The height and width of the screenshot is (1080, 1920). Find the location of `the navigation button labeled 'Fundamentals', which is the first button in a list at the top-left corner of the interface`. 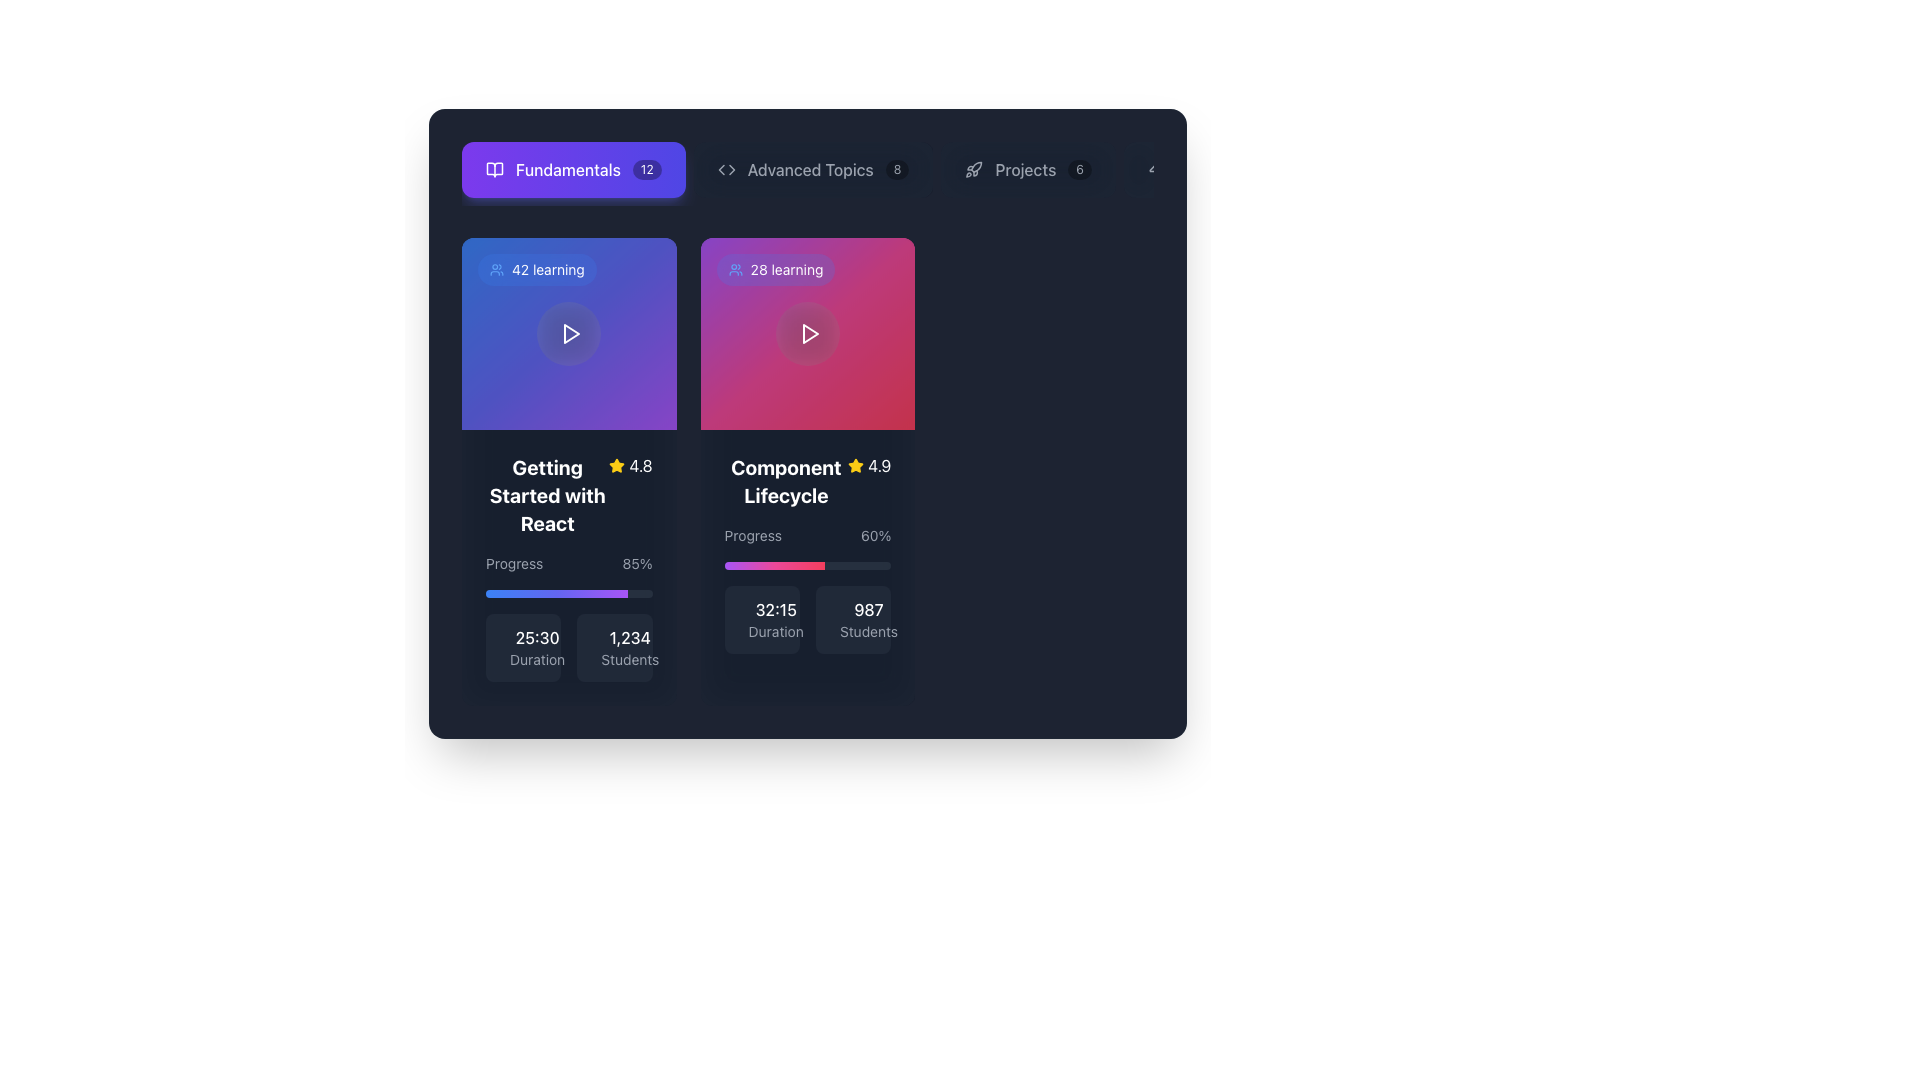

the navigation button labeled 'Fundamentals', which is the first button in a list at the top-left corner of the interface is located at coordinates (572, 168).